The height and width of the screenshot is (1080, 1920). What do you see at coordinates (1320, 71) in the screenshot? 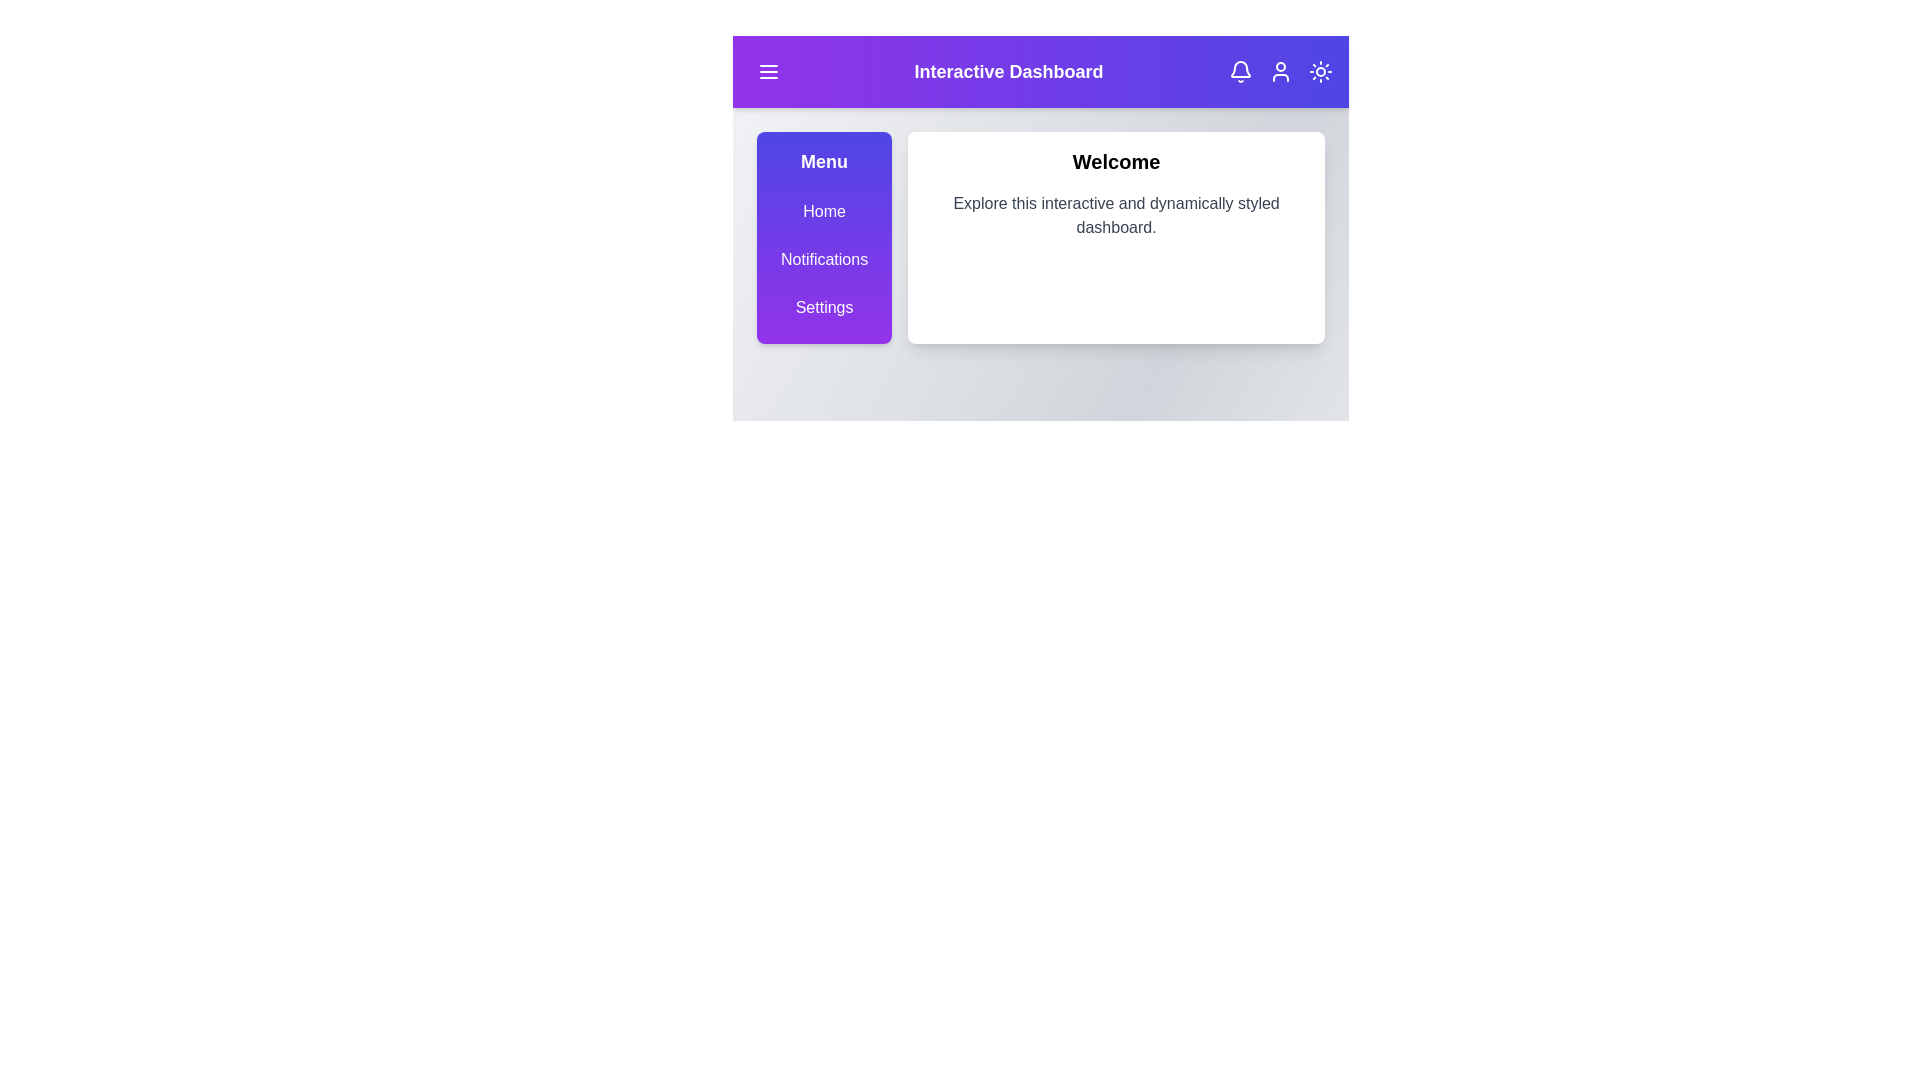
I see `the sun icon to switch themes or modes` at bounding box center [1320, 71].